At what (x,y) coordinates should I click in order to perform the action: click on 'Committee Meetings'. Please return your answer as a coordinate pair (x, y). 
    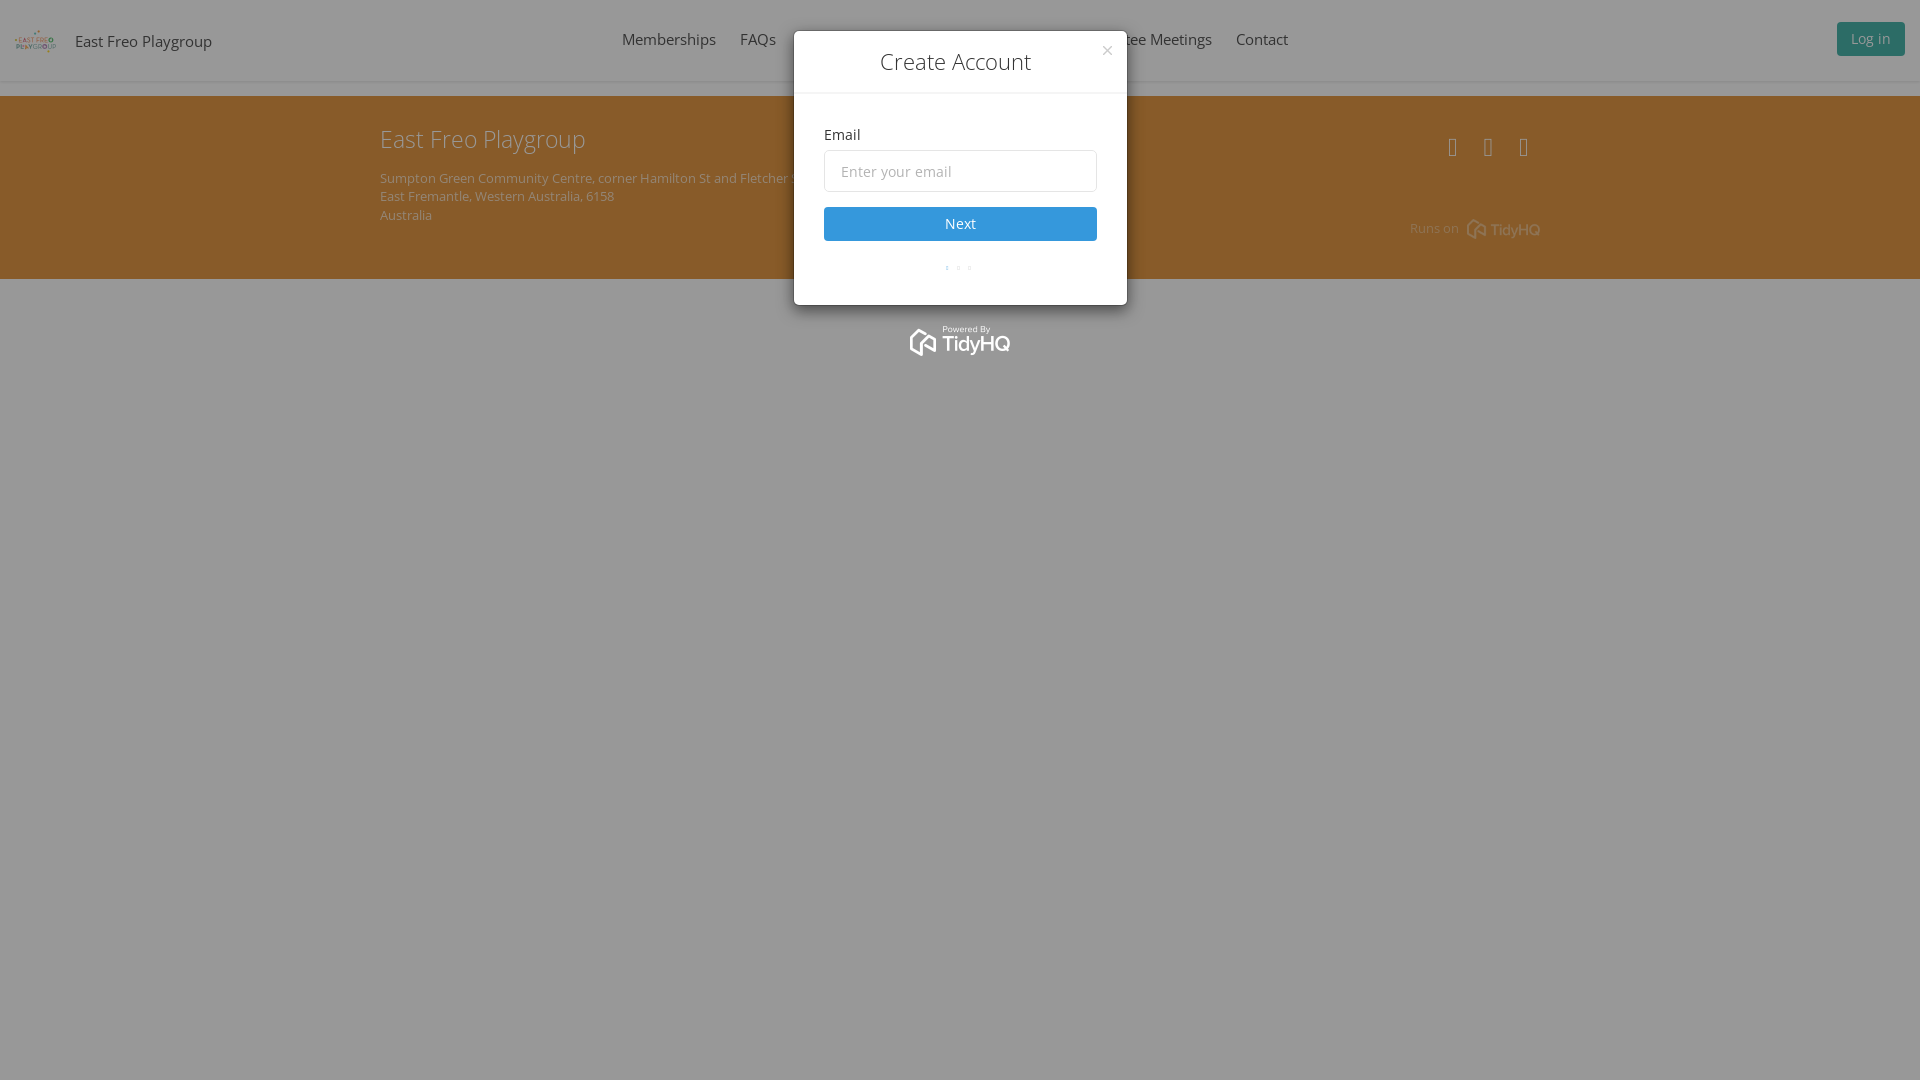
    Looking at the image, I should click on (1141, 39).